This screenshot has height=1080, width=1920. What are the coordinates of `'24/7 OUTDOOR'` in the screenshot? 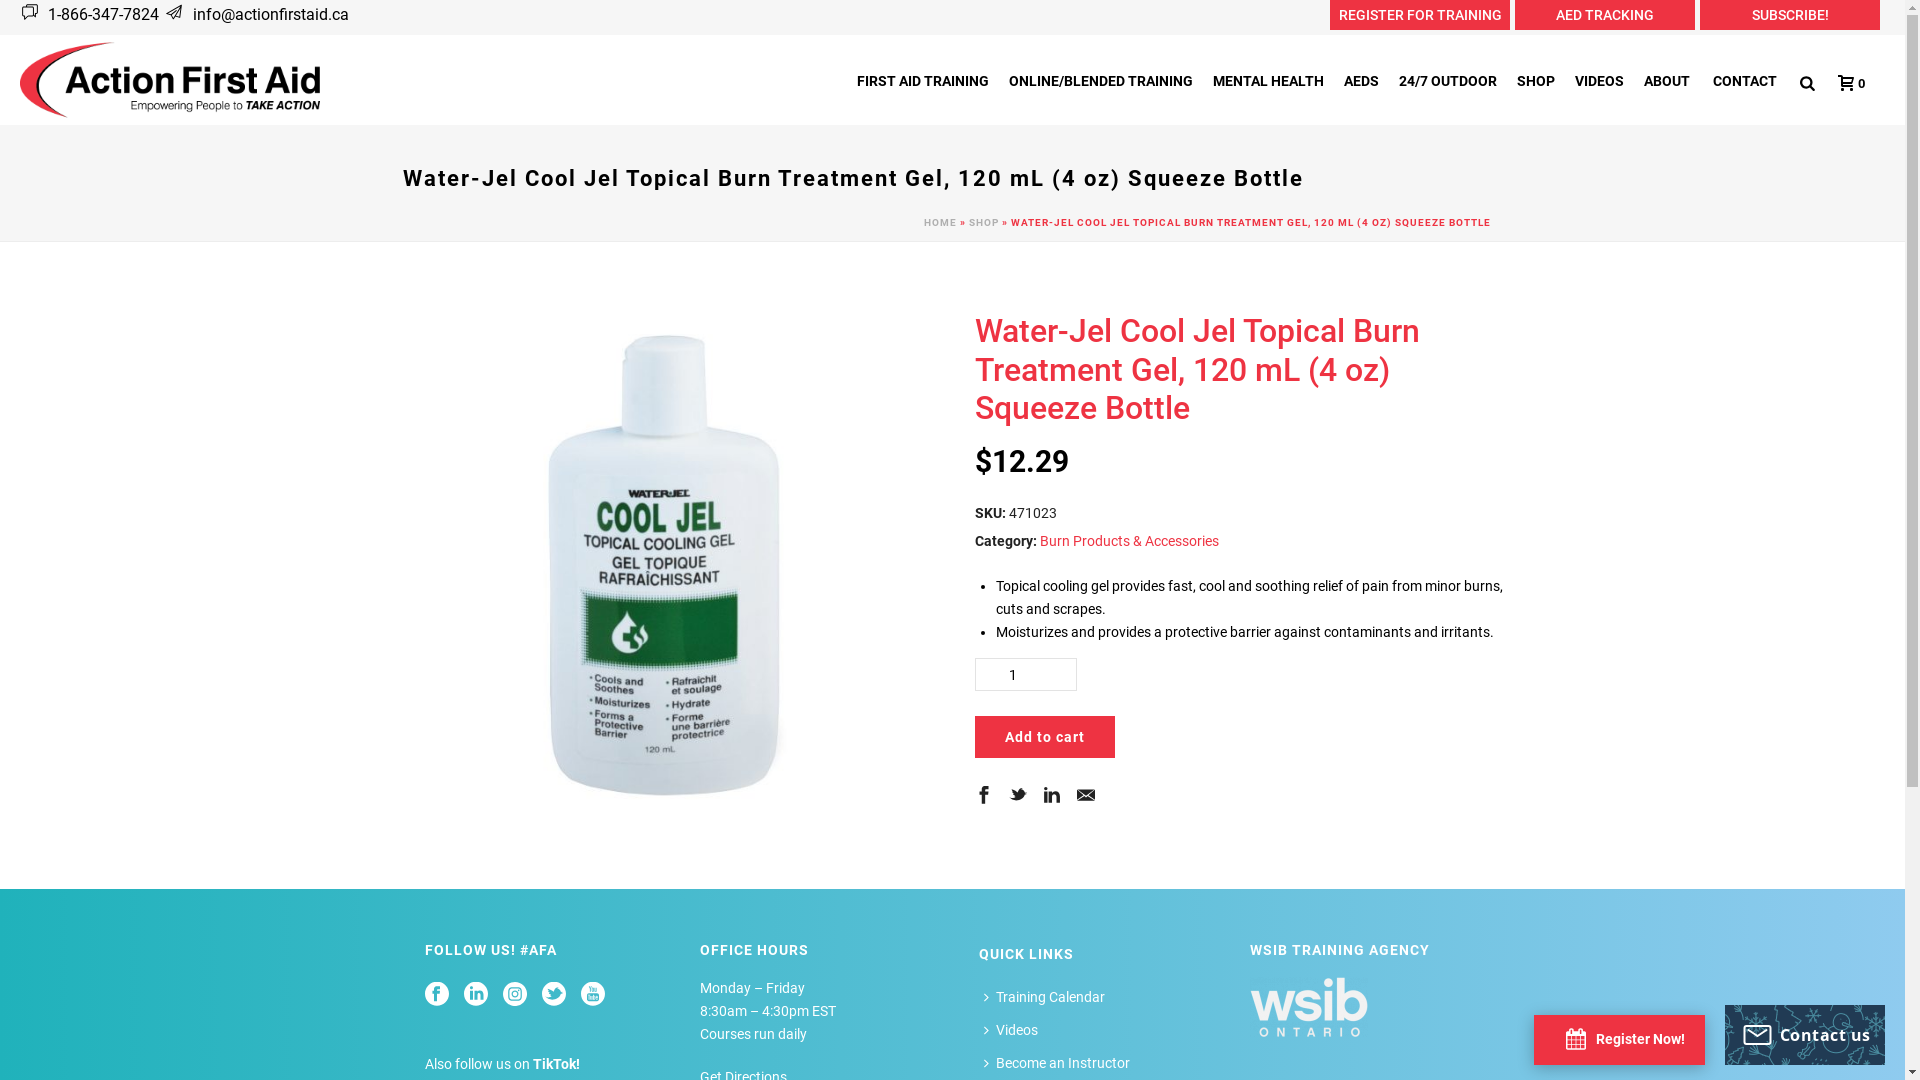 It's located at (1448, 80).